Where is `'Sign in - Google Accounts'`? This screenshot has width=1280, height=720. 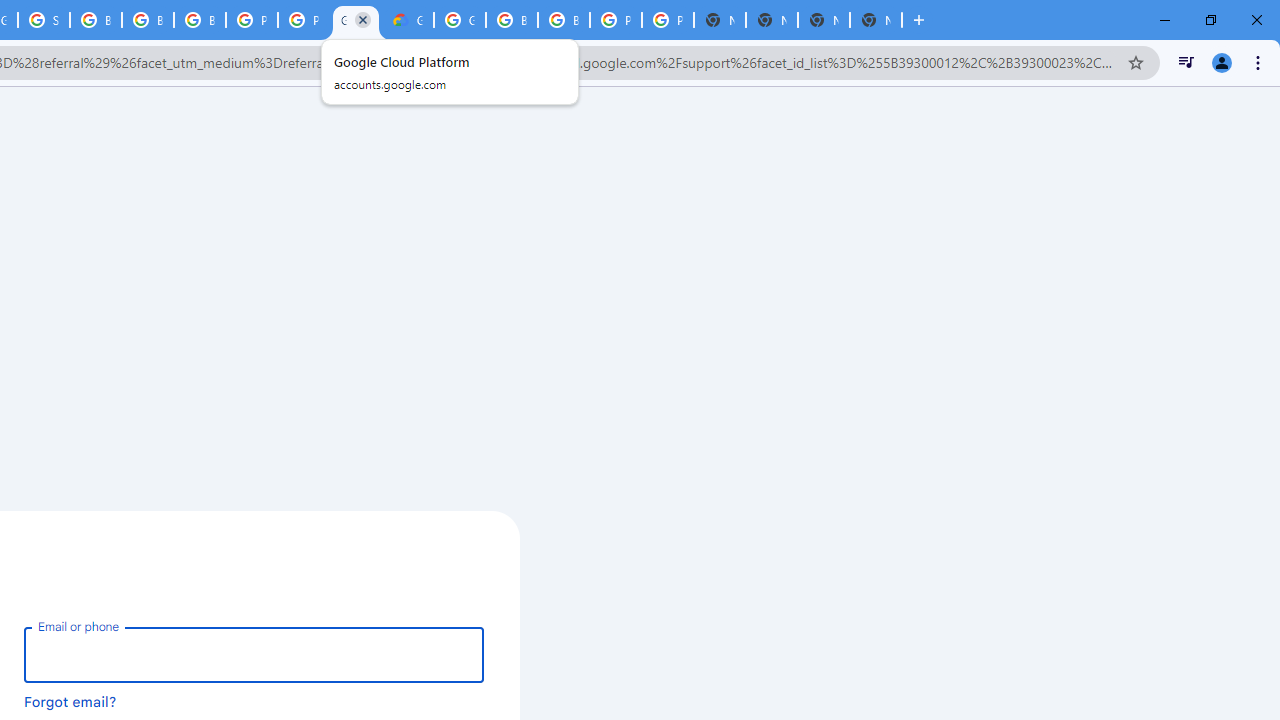 'Sign in - Google Accounts' is located at coordinates (44, 20).